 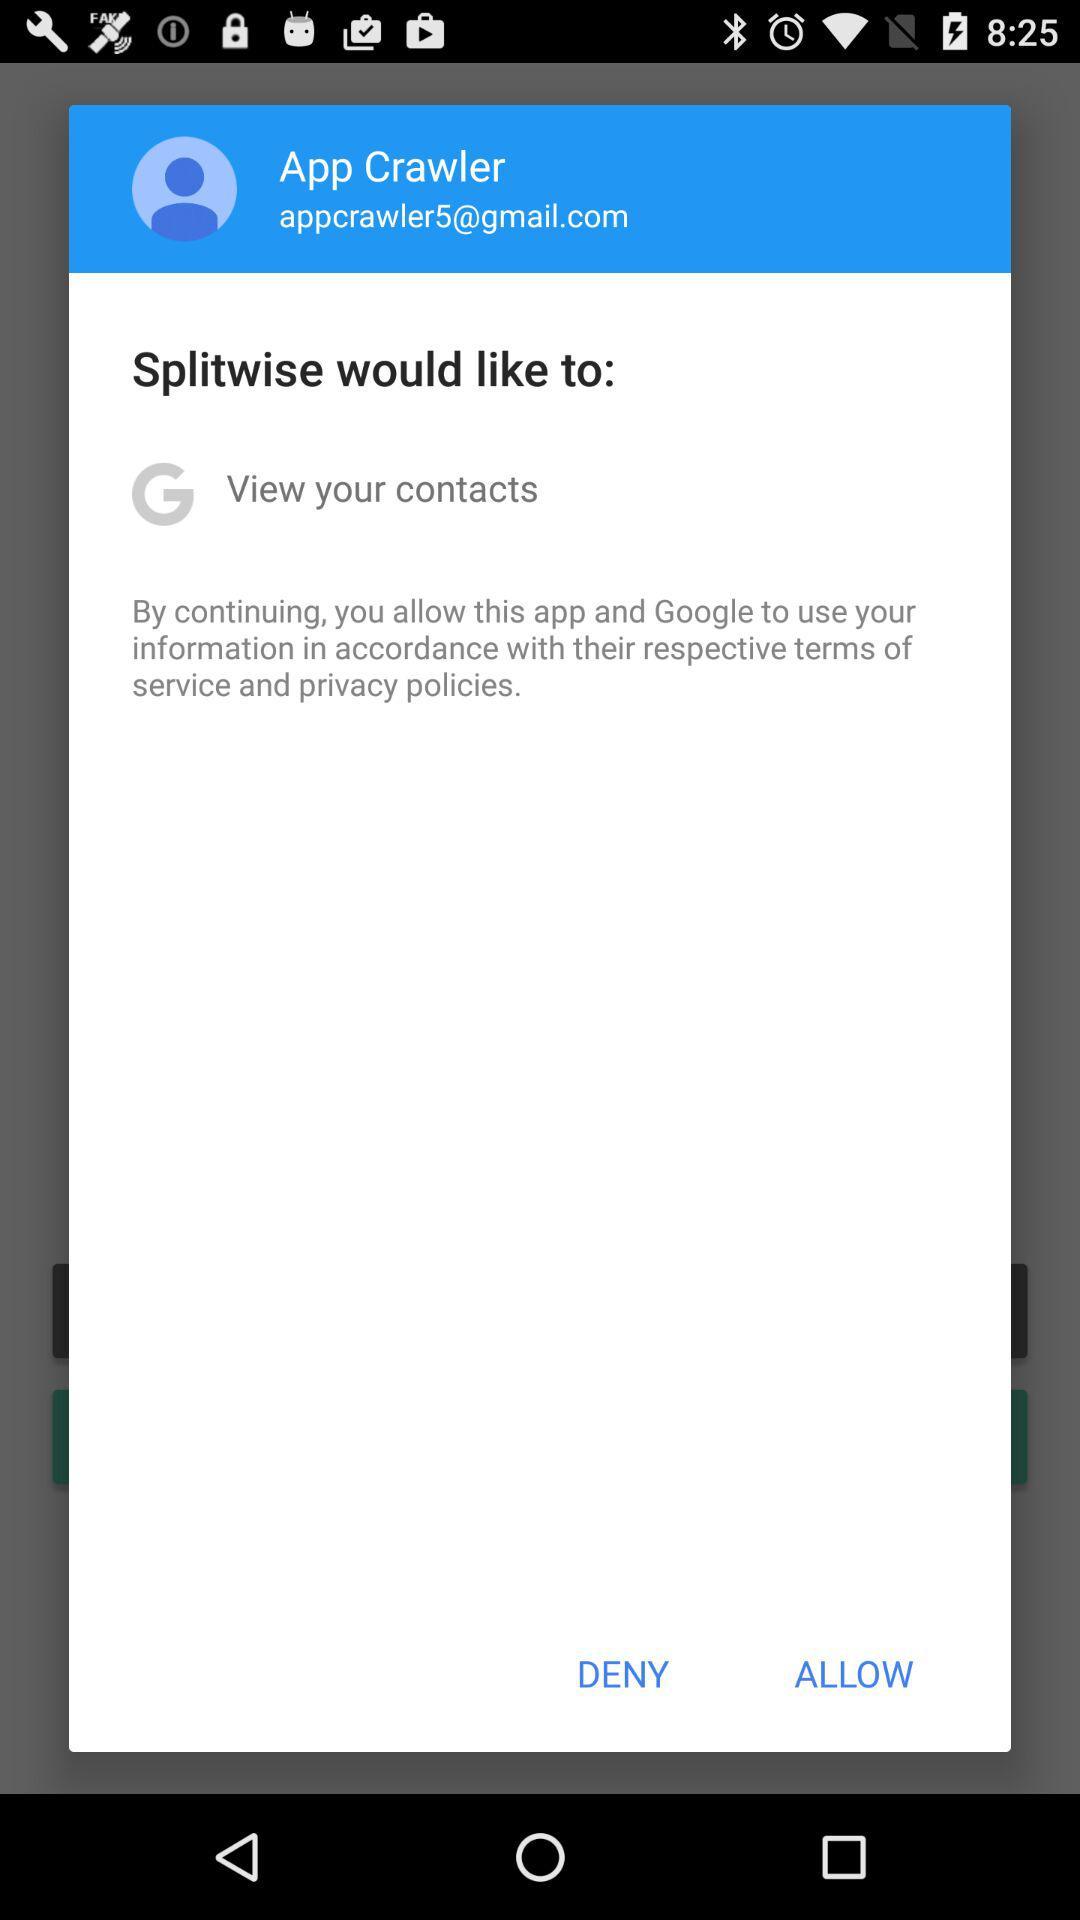 I want to click on icon below the by continuing you, so click(x=621, y=1673).